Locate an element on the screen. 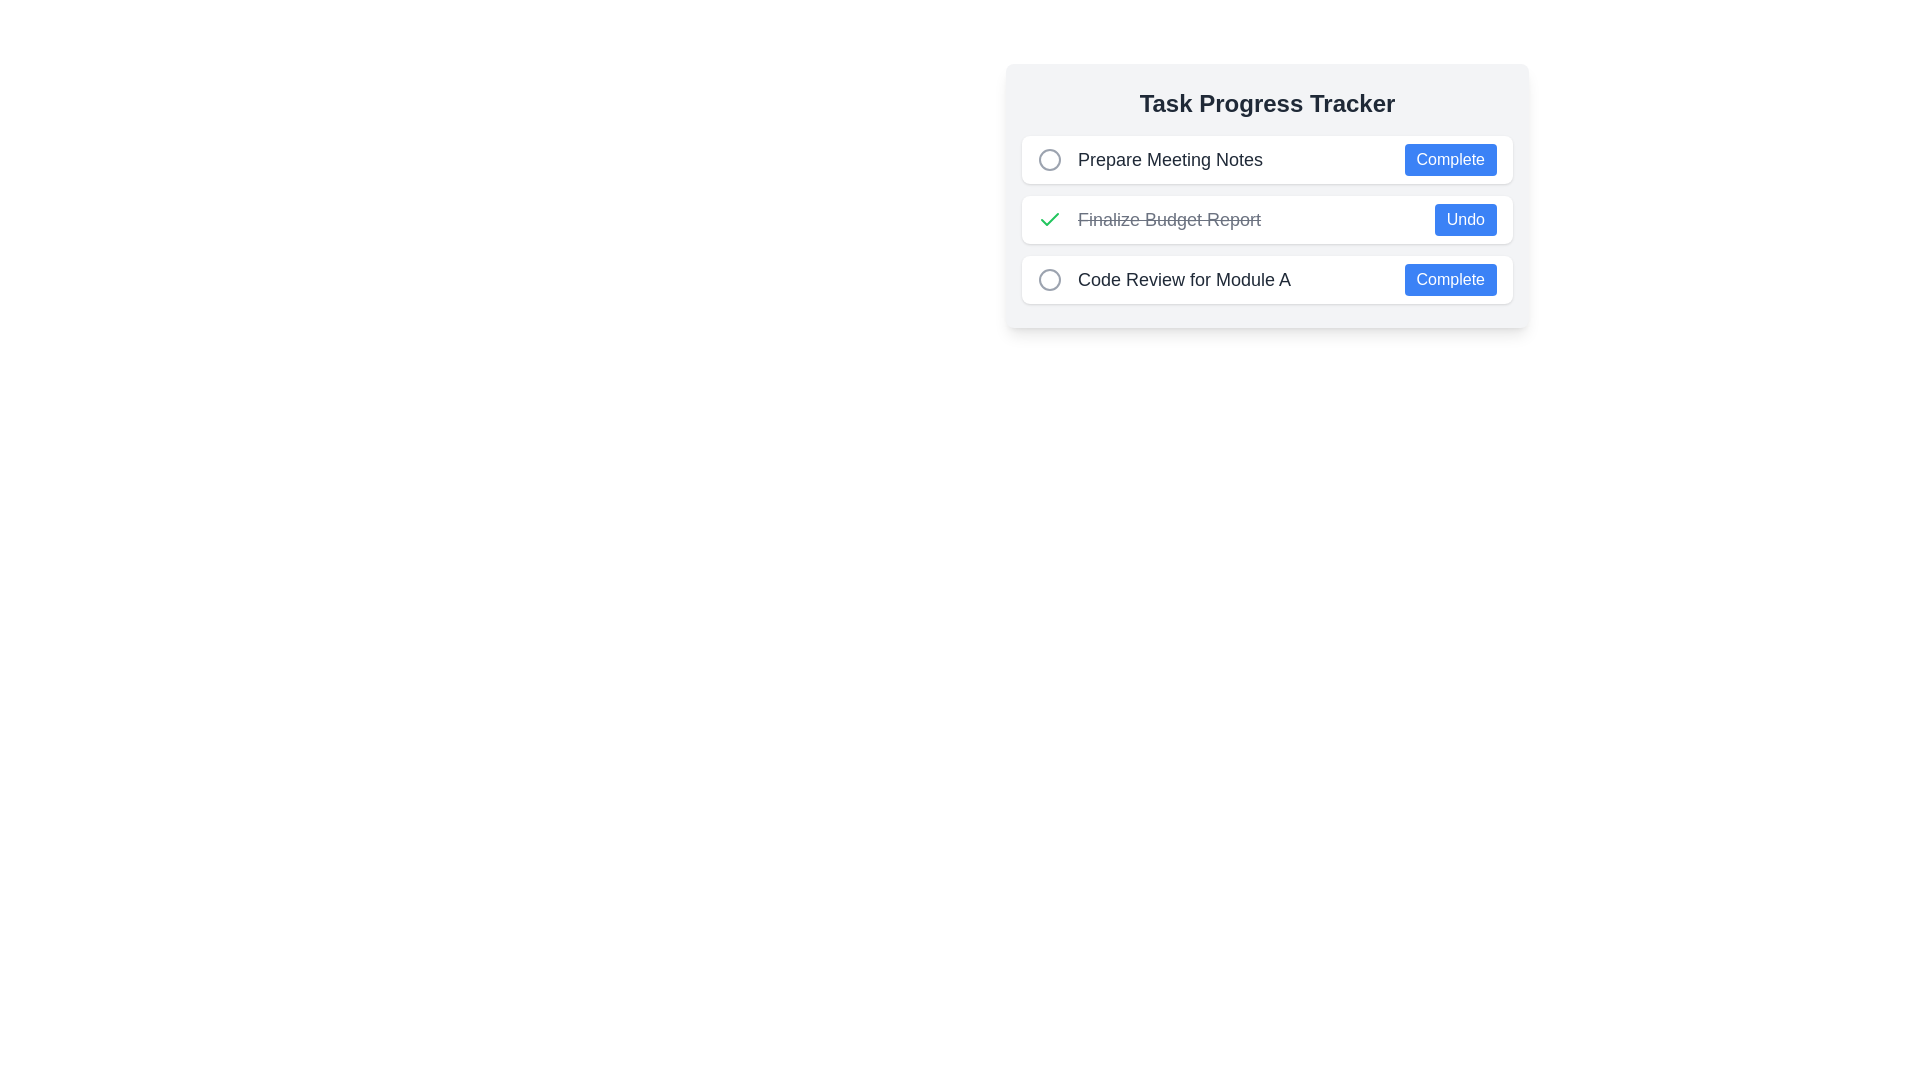  the button located at the far right of the 'Prepare Meeting Notes' row to mark the task as complete is located at coordinates (1450, 158).